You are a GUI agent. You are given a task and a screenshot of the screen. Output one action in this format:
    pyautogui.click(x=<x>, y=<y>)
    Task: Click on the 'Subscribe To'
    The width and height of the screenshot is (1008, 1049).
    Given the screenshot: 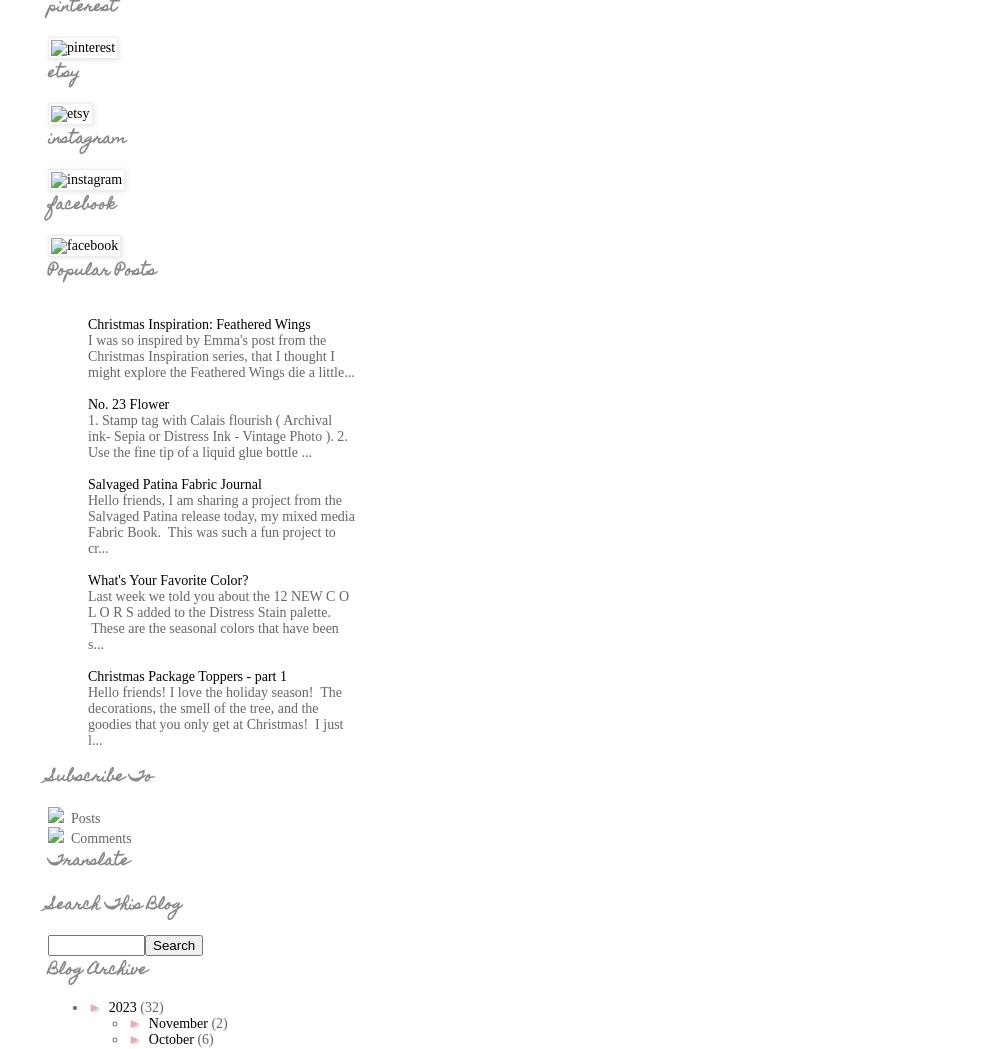 What is the action you would take?
    pyautogui.click(x=100, y=778)
    